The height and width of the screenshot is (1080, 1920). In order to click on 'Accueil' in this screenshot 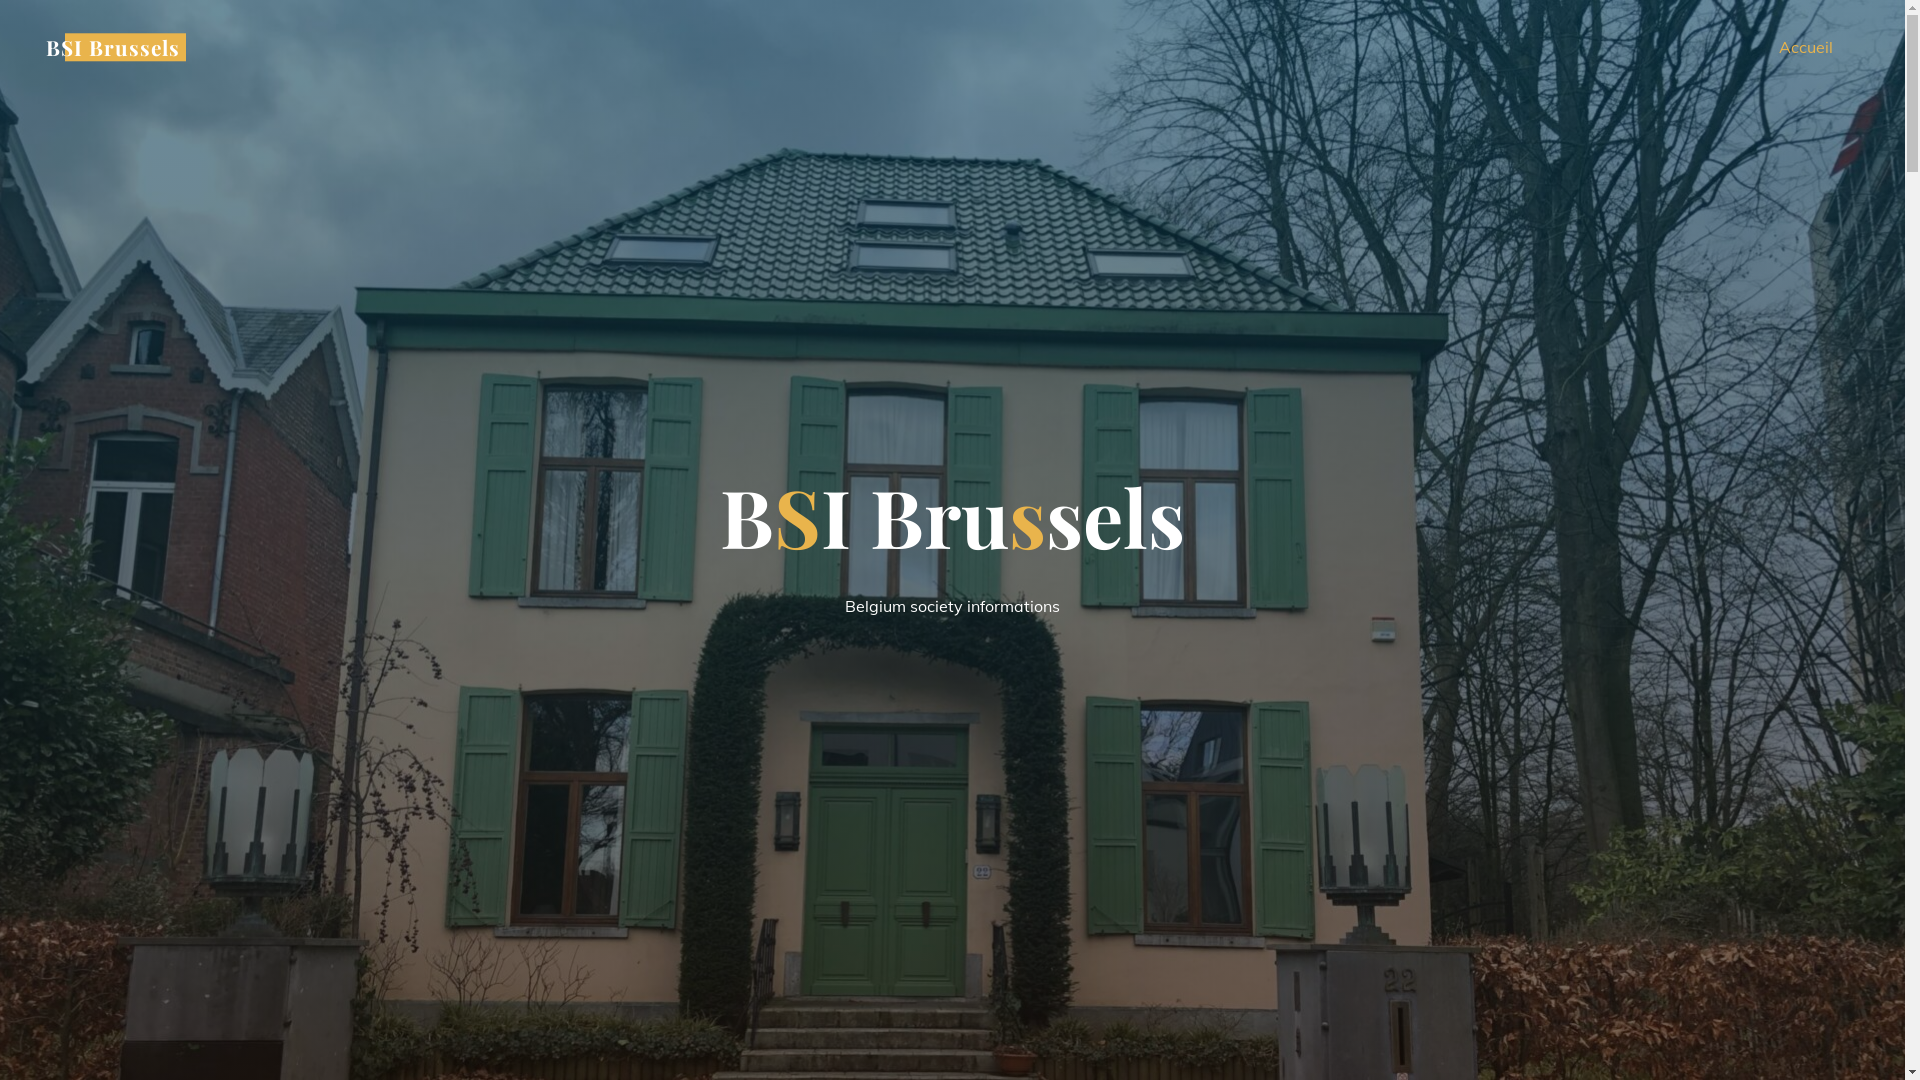, I will do `click(1805, 46)`.